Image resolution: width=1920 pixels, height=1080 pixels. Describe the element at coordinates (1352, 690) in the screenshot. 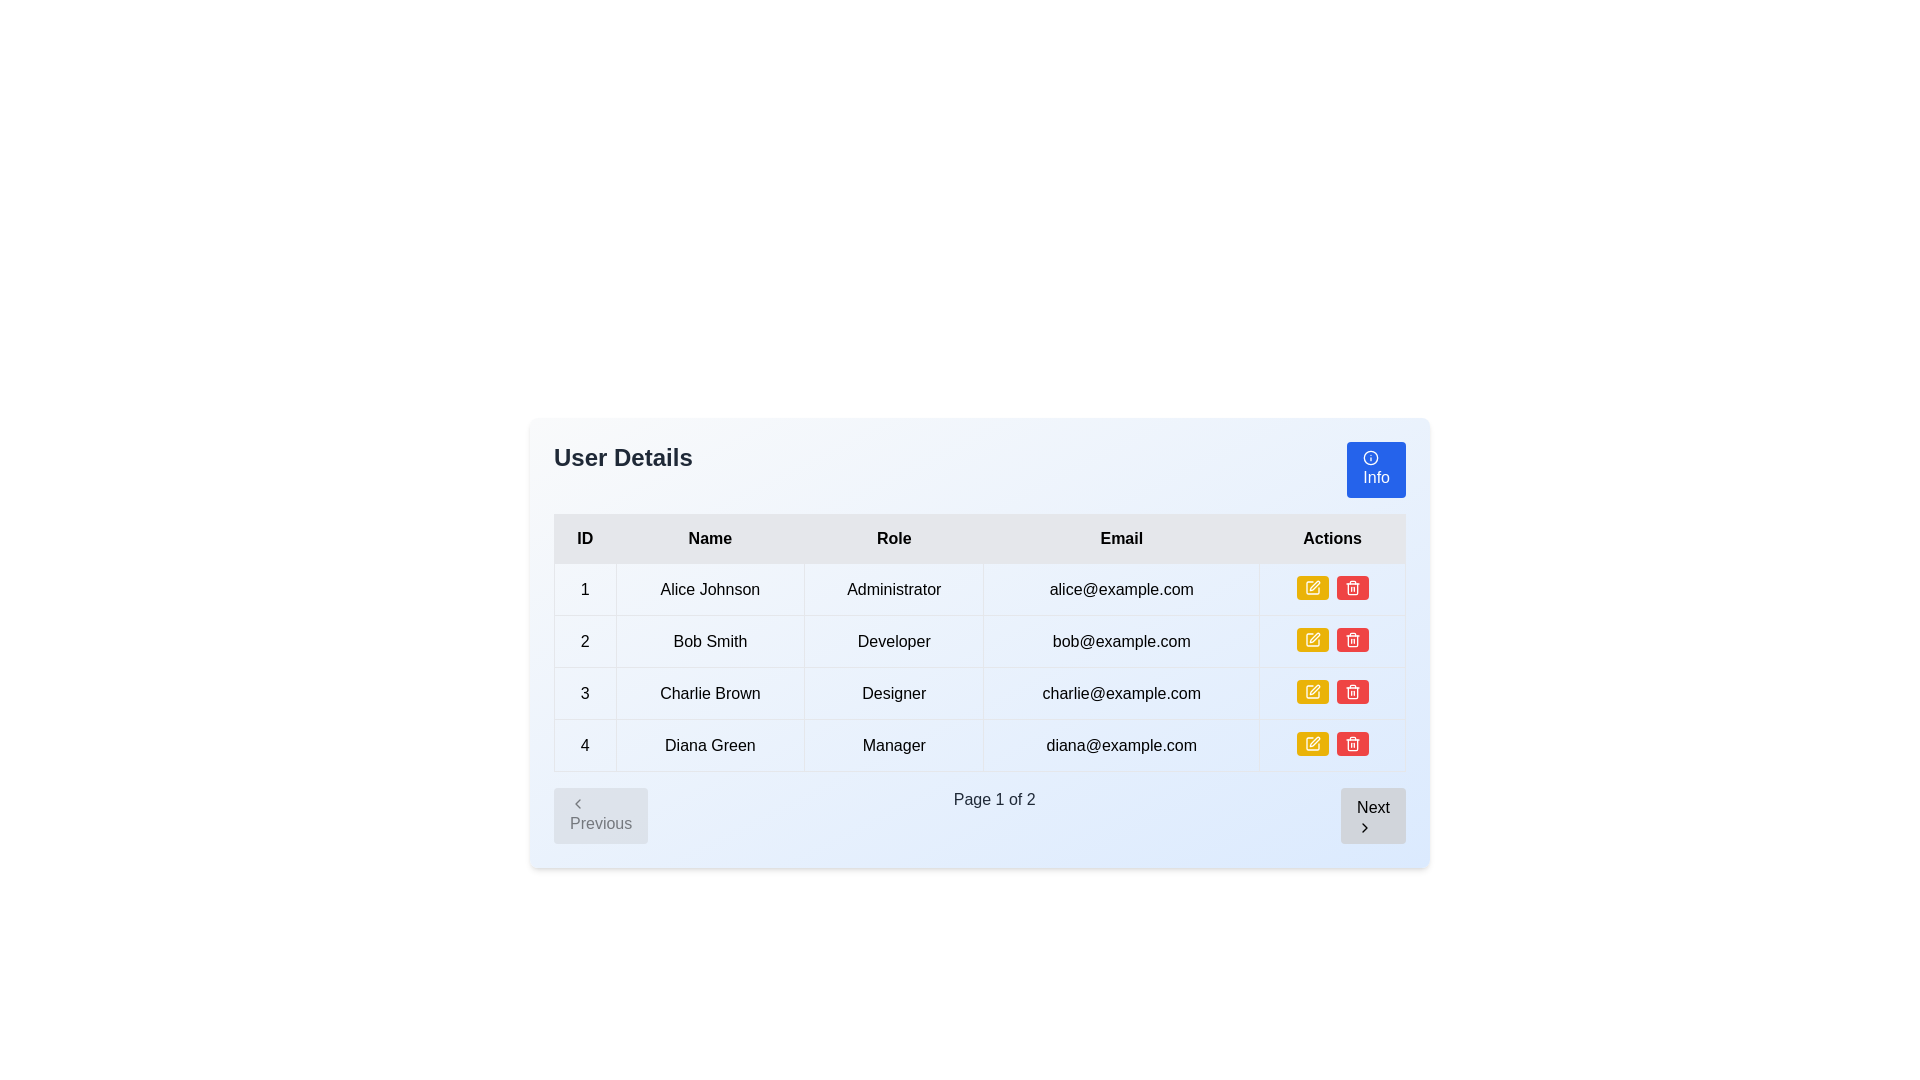

I see `the delete icon button in the 'Actions' column for the entry corresponding to 'Bob Smith'` at that location.